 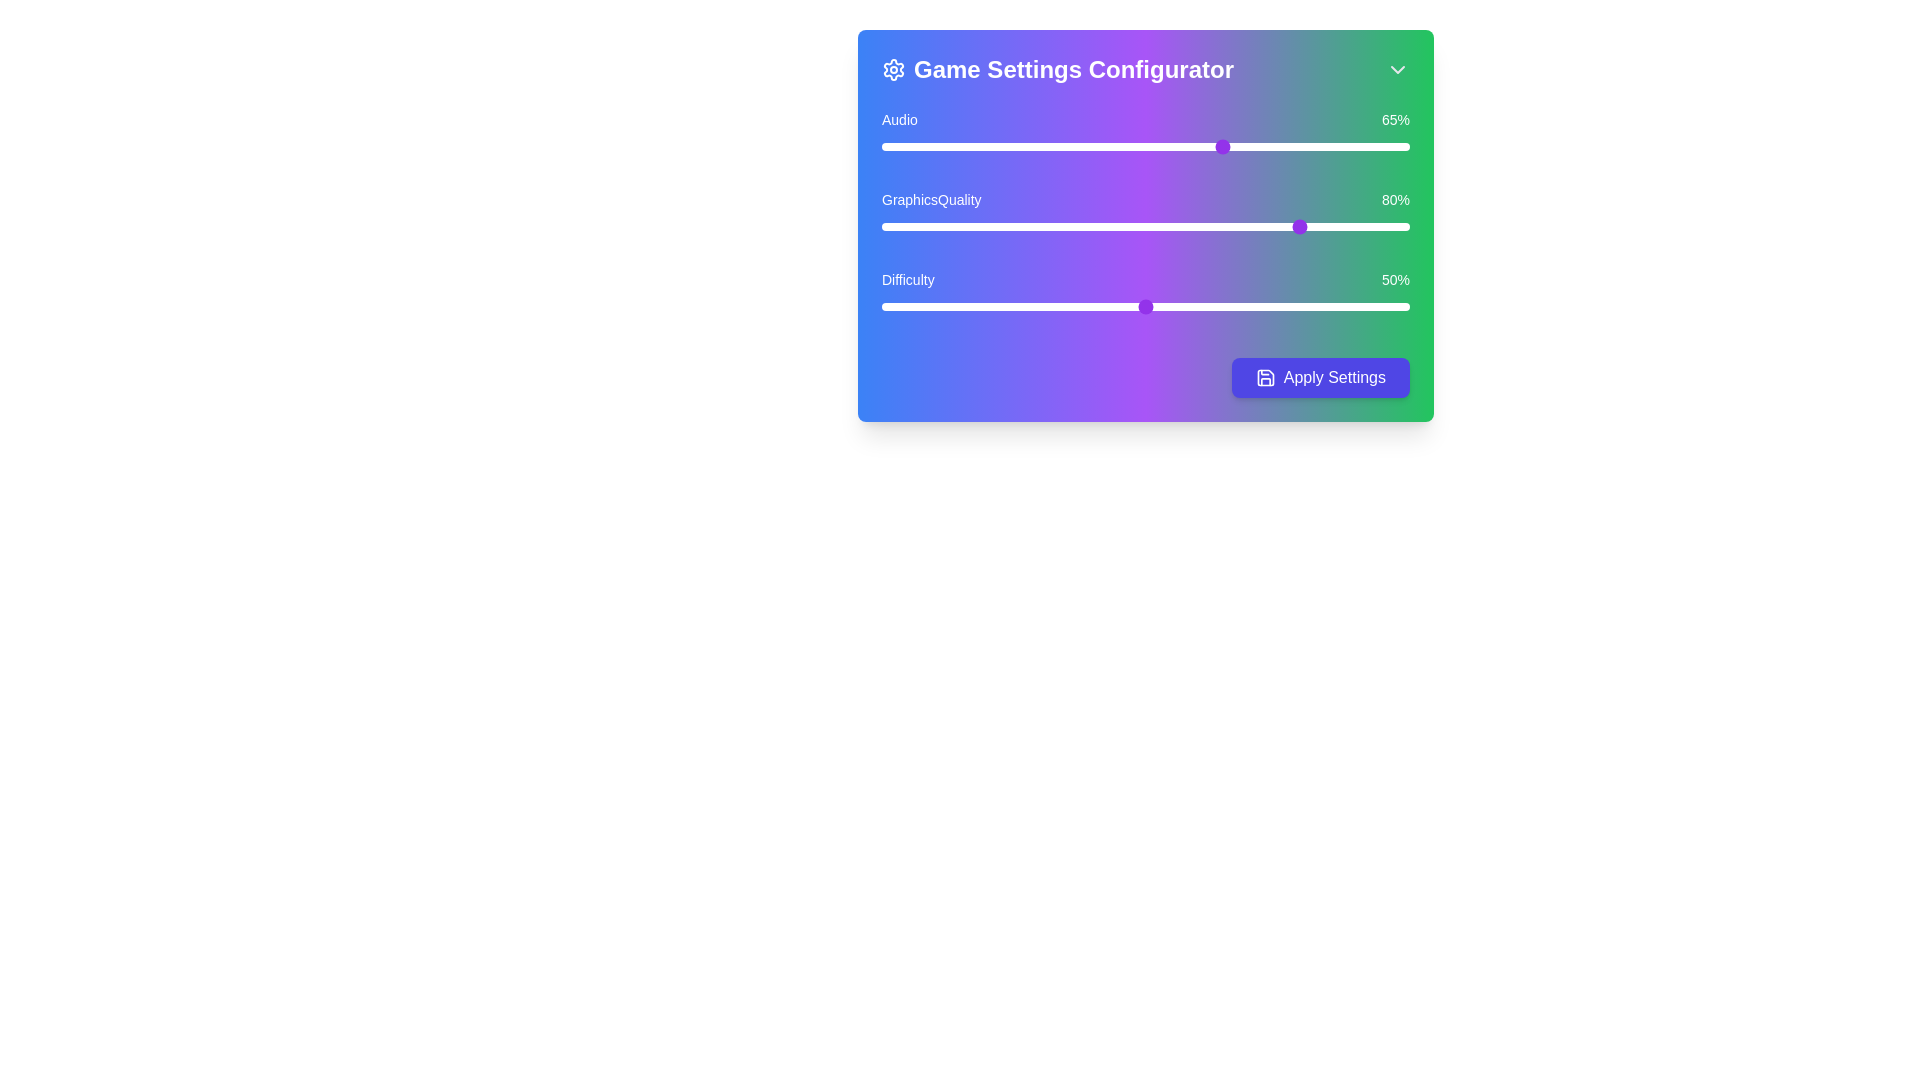 I want to click on the Text Label indicating the graphics quality setting in the Game Settings Configurator, positioned between the Audio and Difficulty sliders, so click(x=930, y=200).